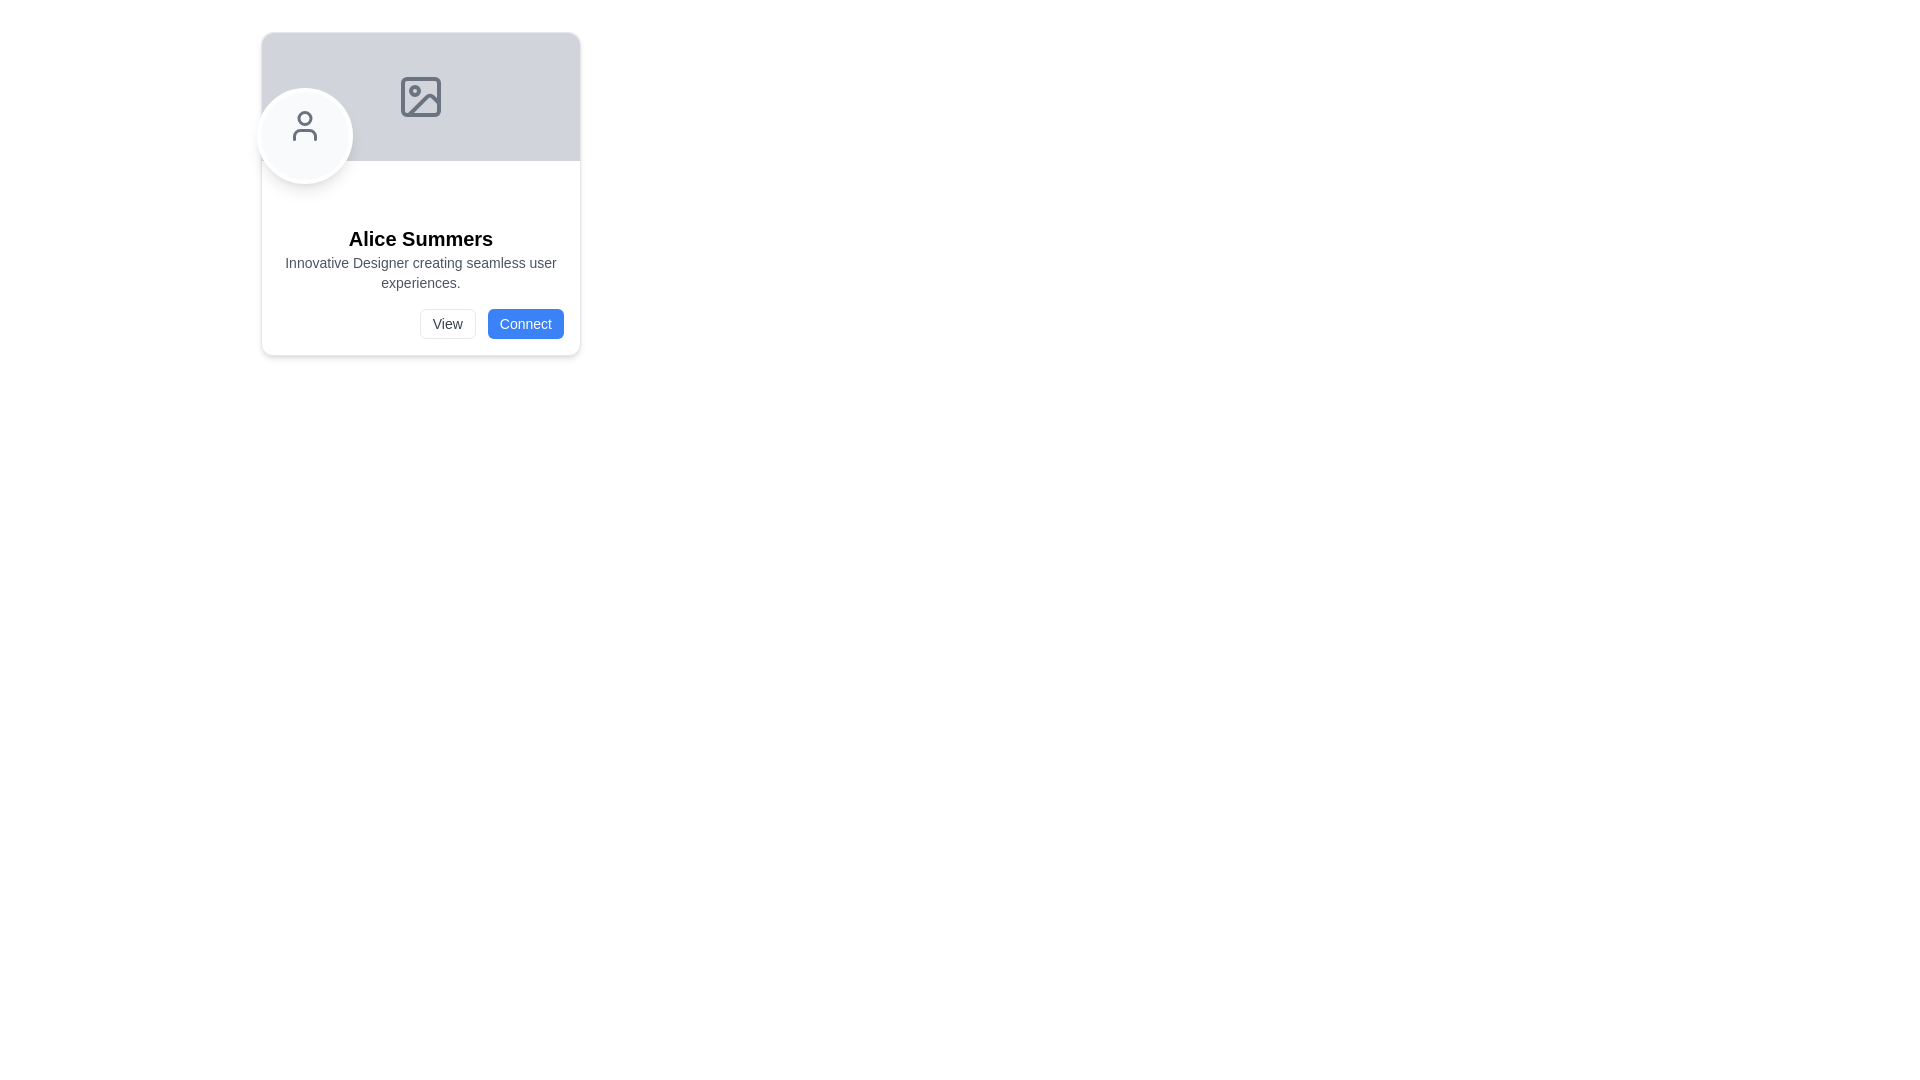 This screenshot has height=1080, width=1920. Describe the element at coordinates (420, 96) in the screenshot. I see `the image/photo icon with a square outline and rounded corners located in the top-right corner of the user card layout's header area` at that location.